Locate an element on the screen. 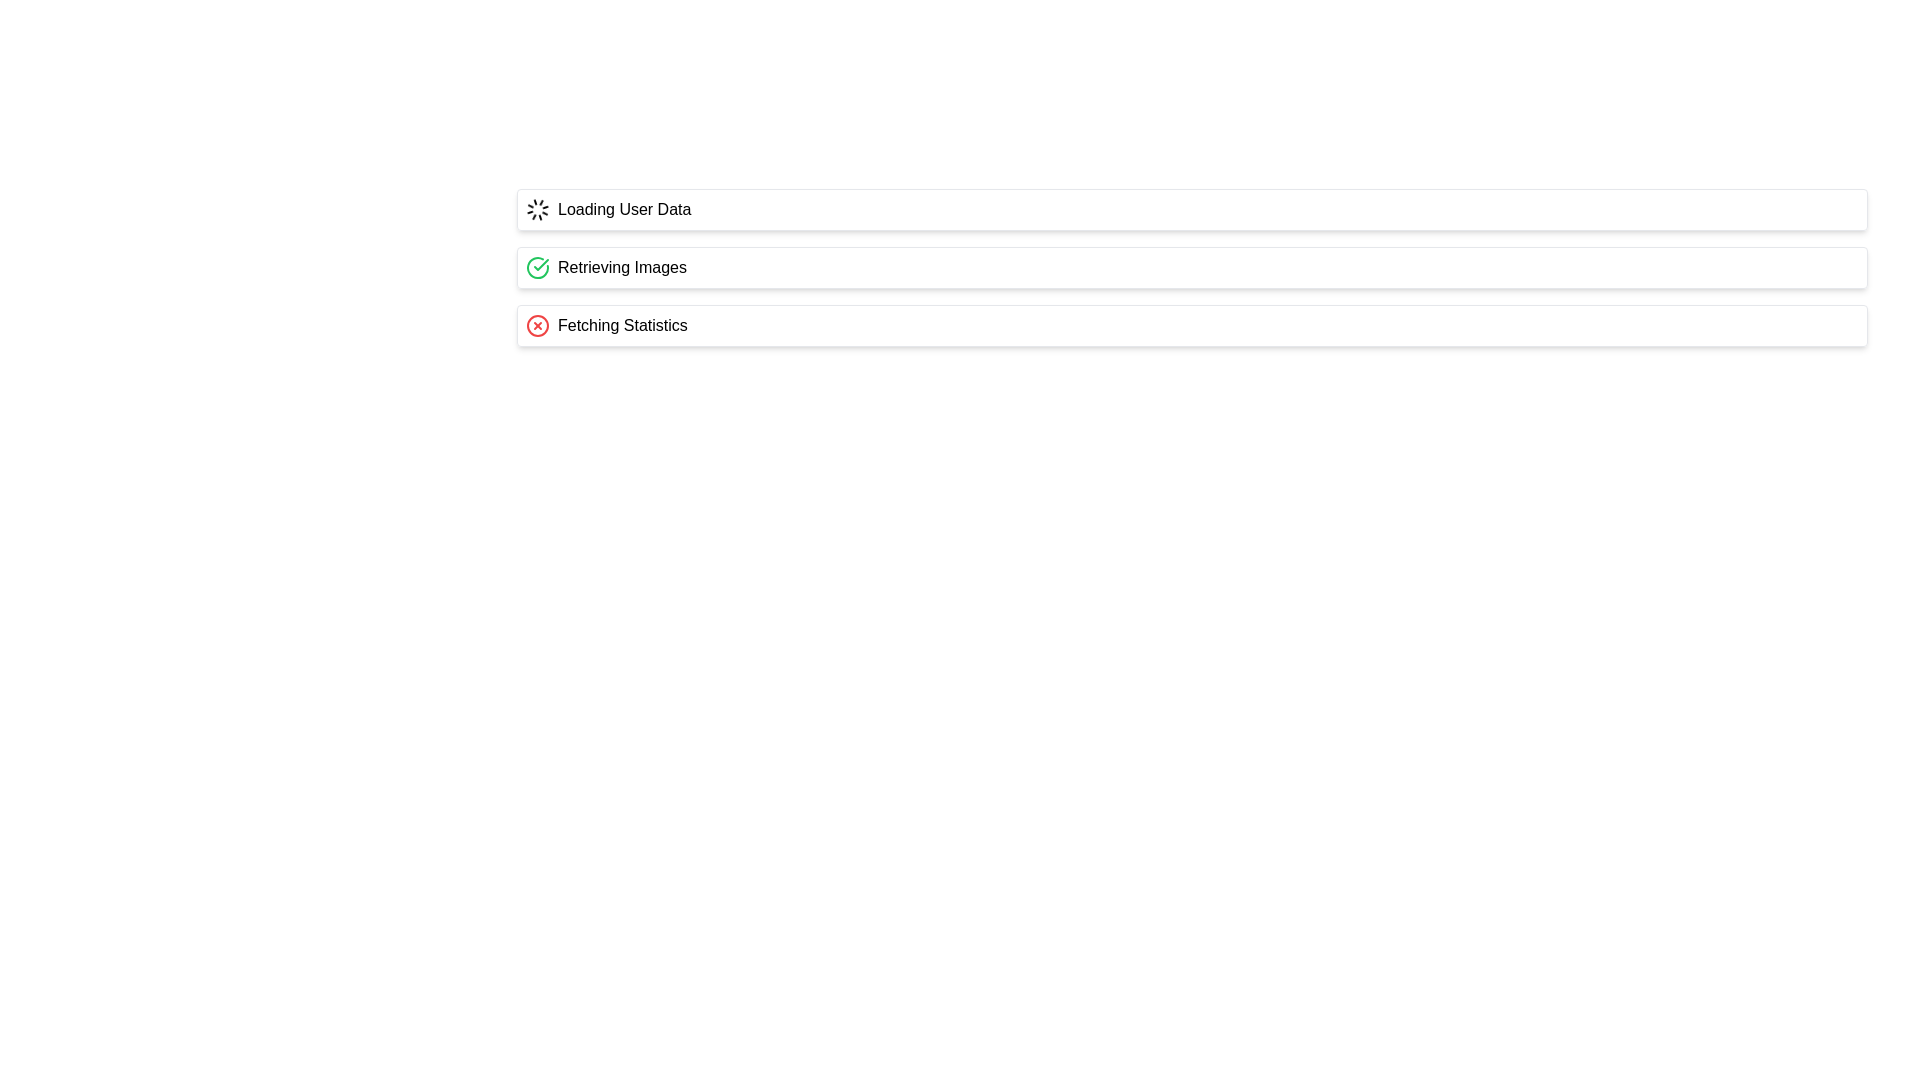 The width and height of the screenshot is (1920, 1080). the Loading Spinner icon that indicates the application is processing or loading data, positioned to the left of the 'Loading User Data' text is located at coordinates (537, 209).